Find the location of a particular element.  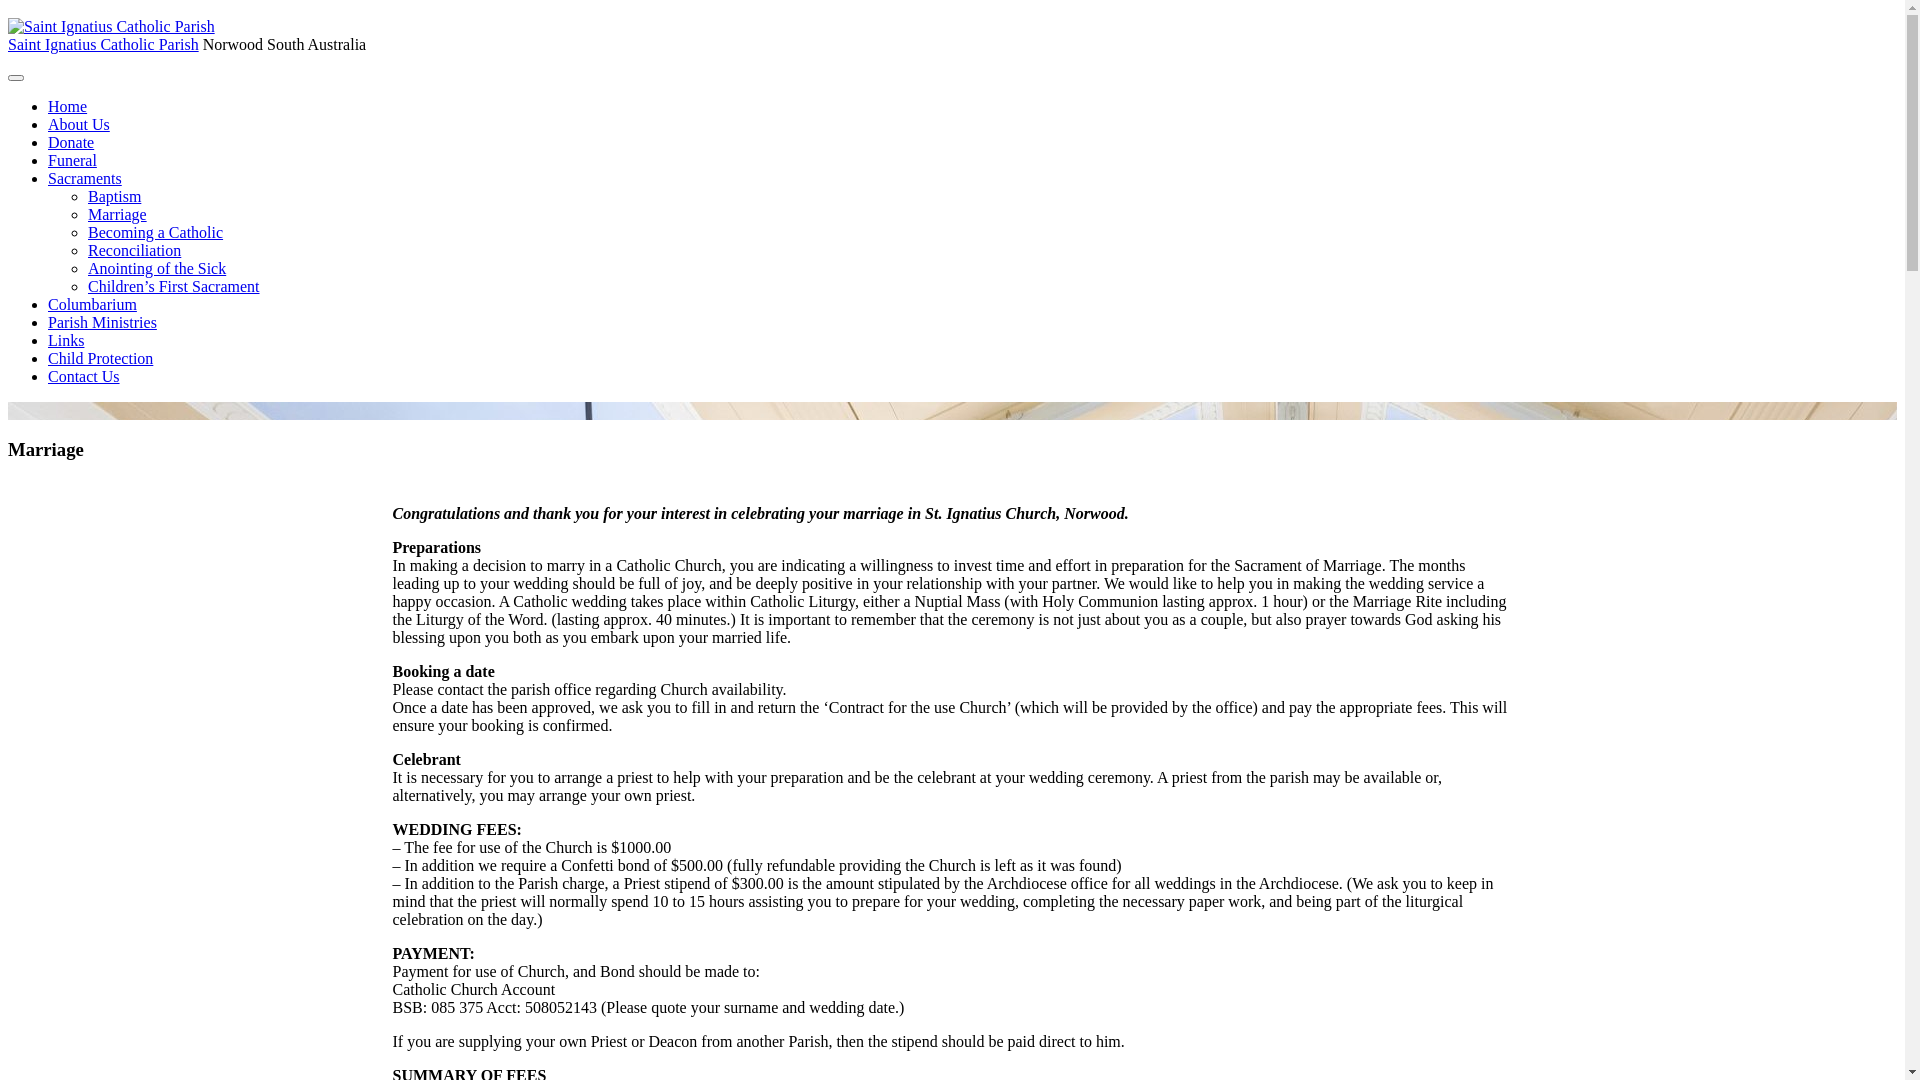

'Home' is located at coordinates (67, 106).